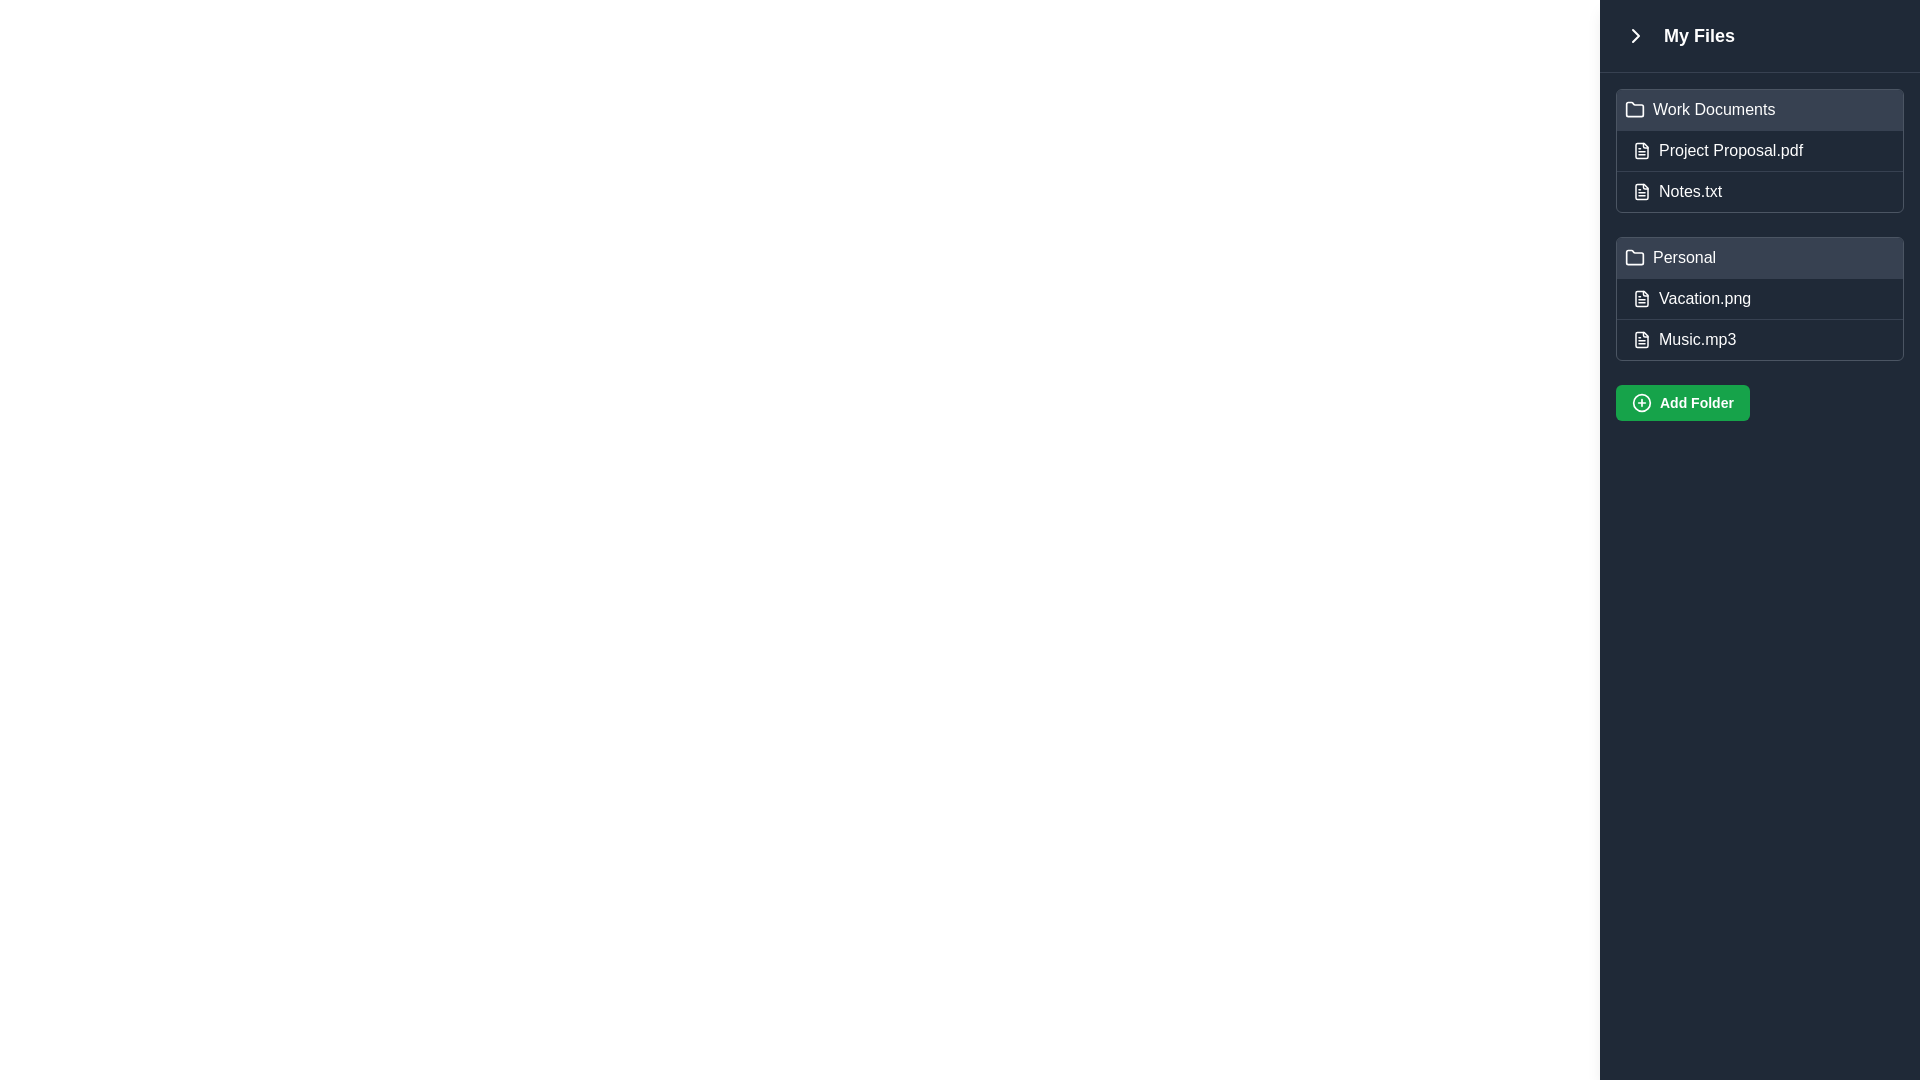  Describe the element at coordinates (1760, 191) in the screenshot. I see `the 'Notes.txt' file item displayed under the 'Work Documents' category` at that location.